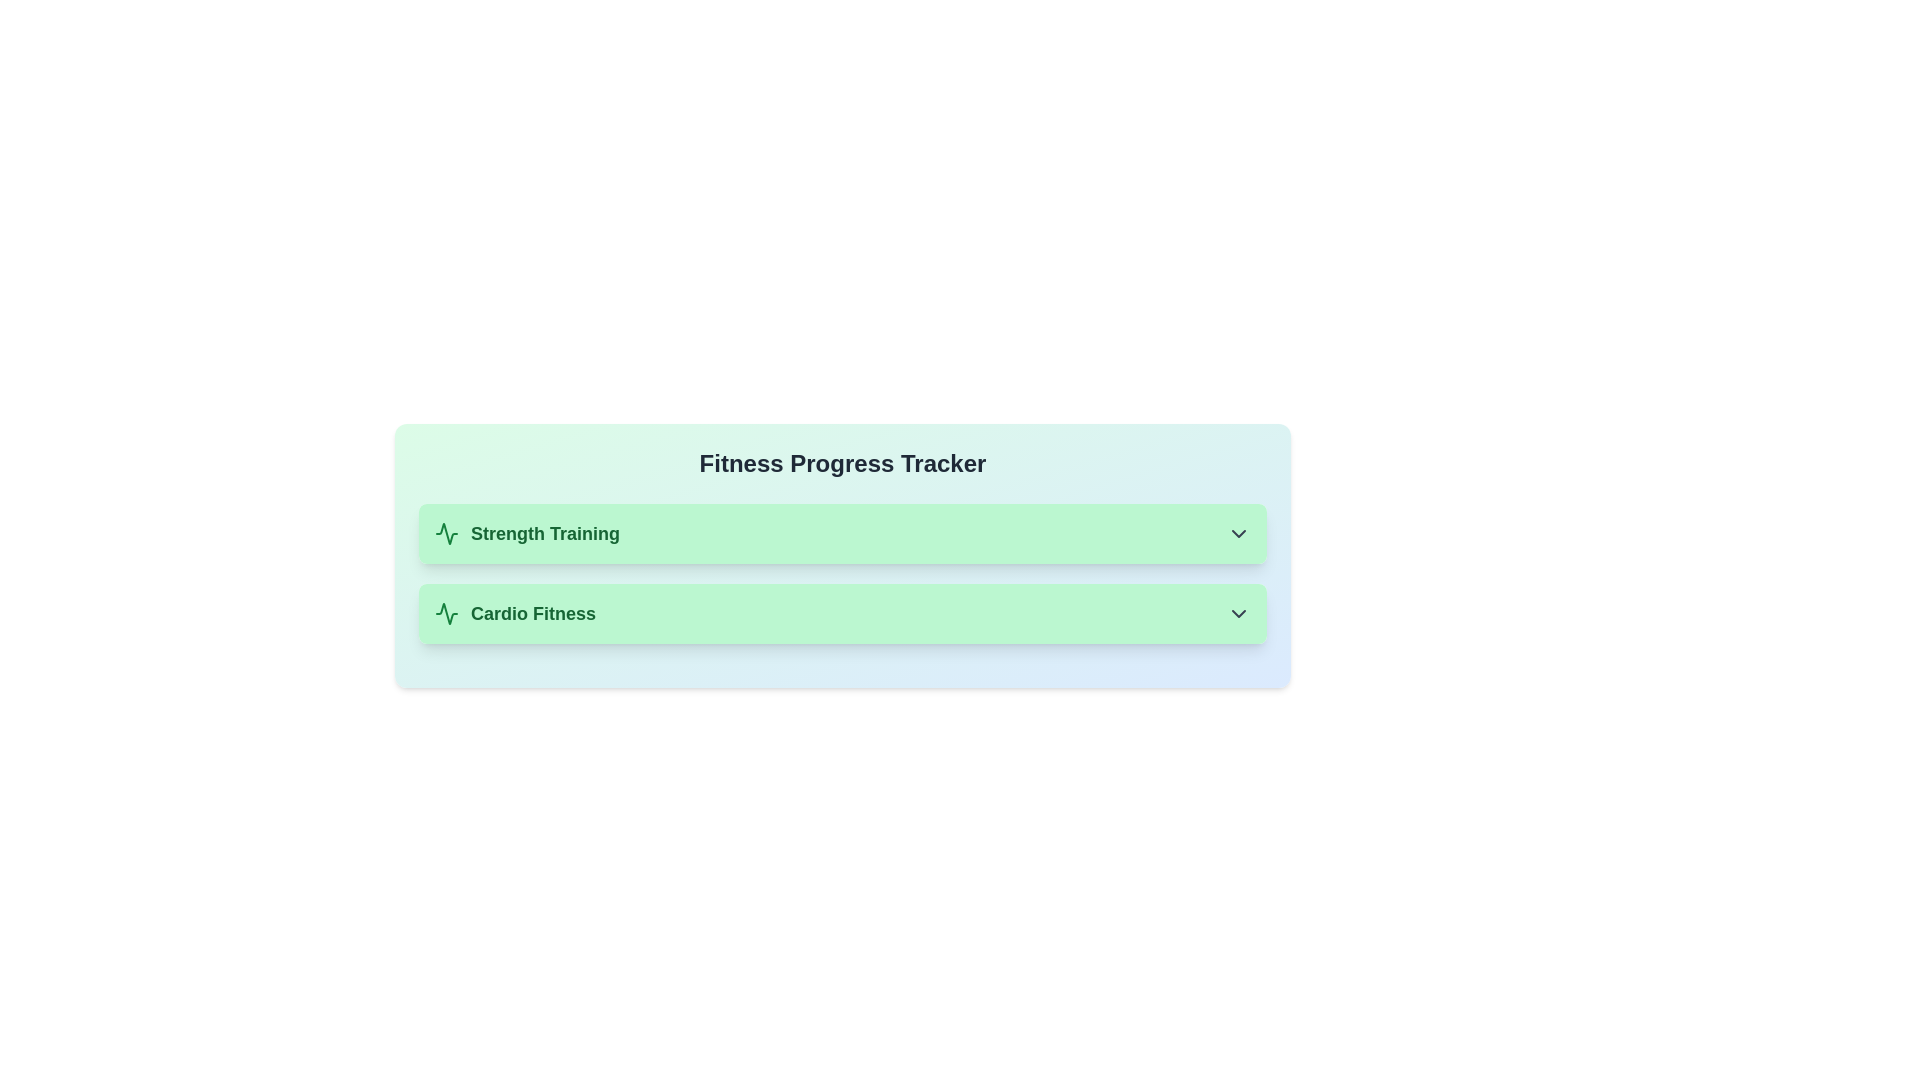 This screenshot has height=1080, width=1920. Describe the element at coordinates (843, 555) in the screenshot. I see `the expand button of the 'Fitness Progress Tracker' expandable panel` at that location.